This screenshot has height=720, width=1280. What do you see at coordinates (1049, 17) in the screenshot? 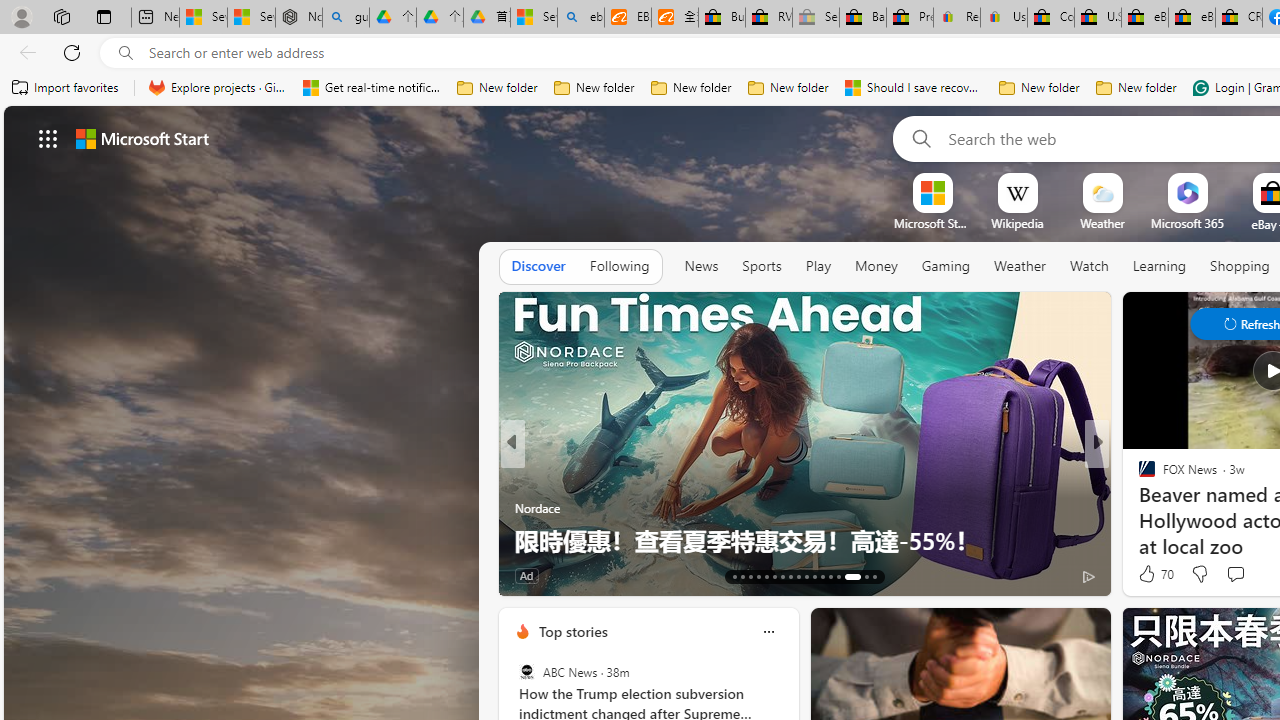
I see `'Consumer Health Data Privacy Policy - eBay Inc.'` at bounding box center [1049, 17].